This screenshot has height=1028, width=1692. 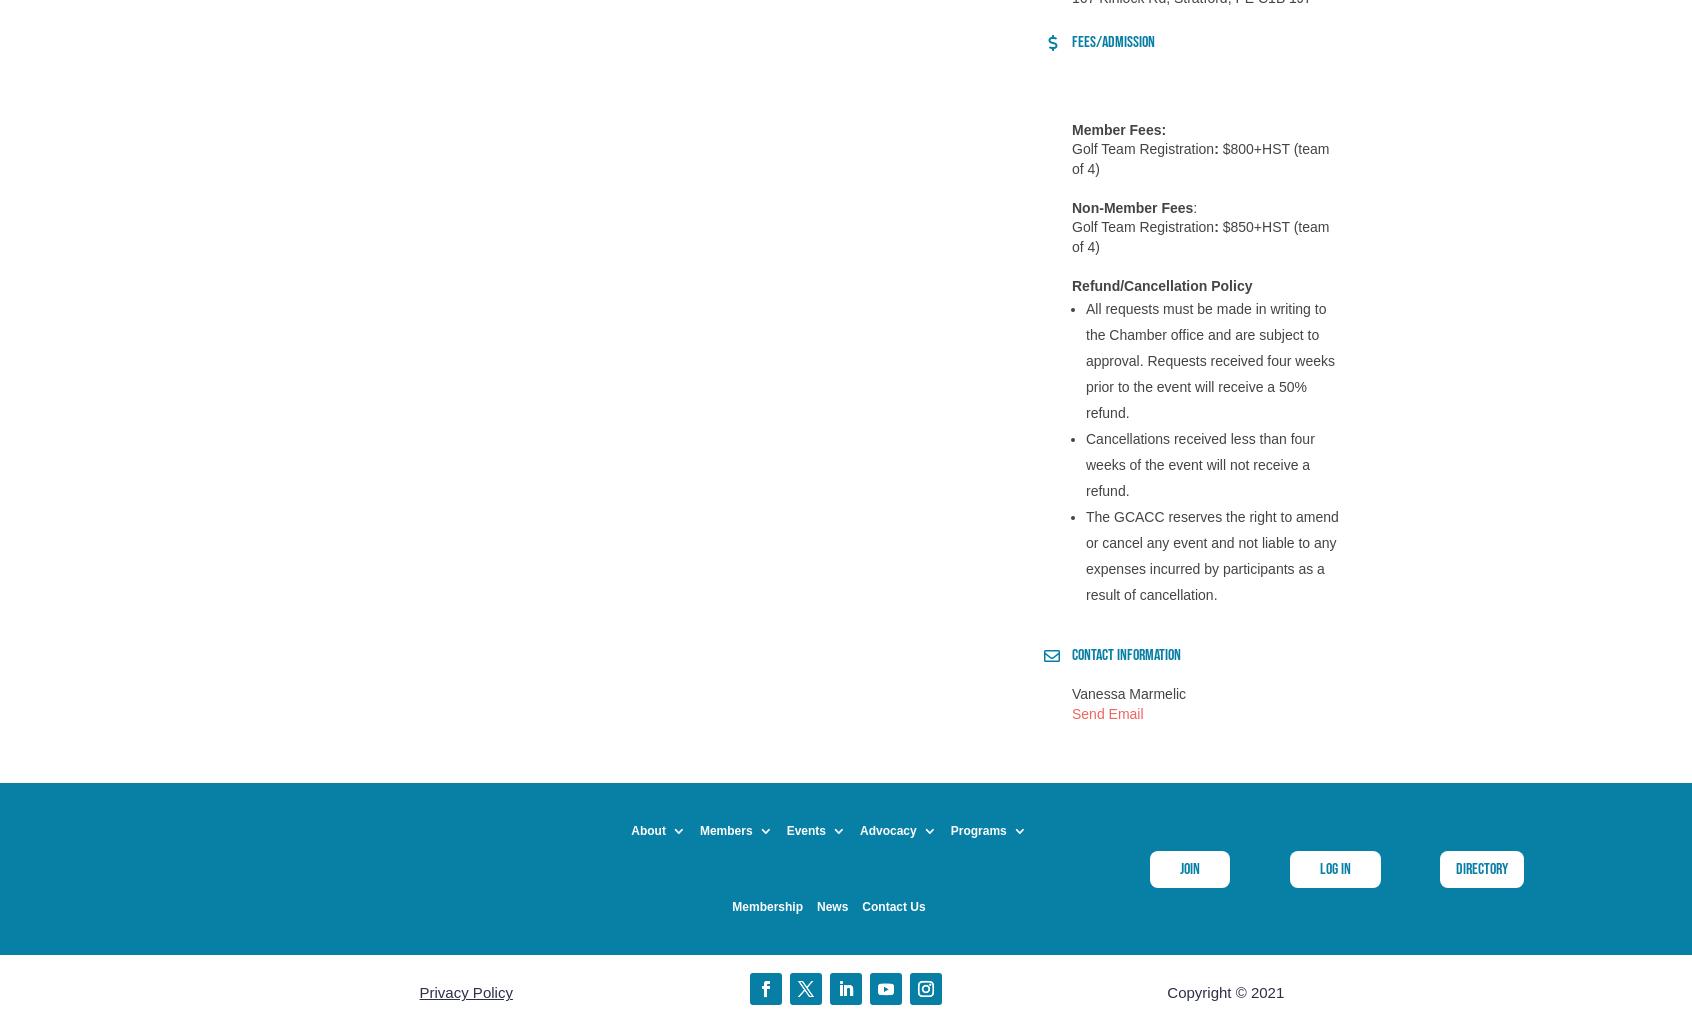 I want to click on 'Advocacy', so click(x=859, y=831).